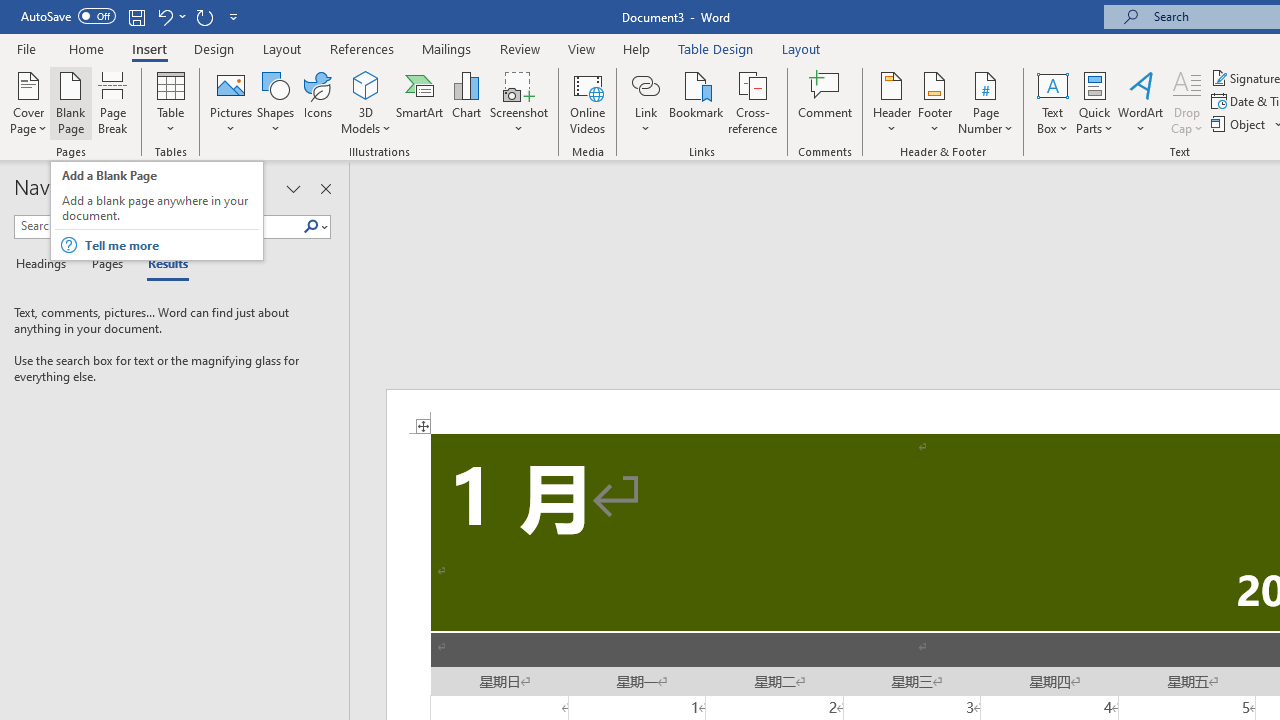 This screenshot has width=1280, height=720. What do you see at coordinates (891, 103) in the screenshot?
I see `'Header'` at bounding box center [891, 103].